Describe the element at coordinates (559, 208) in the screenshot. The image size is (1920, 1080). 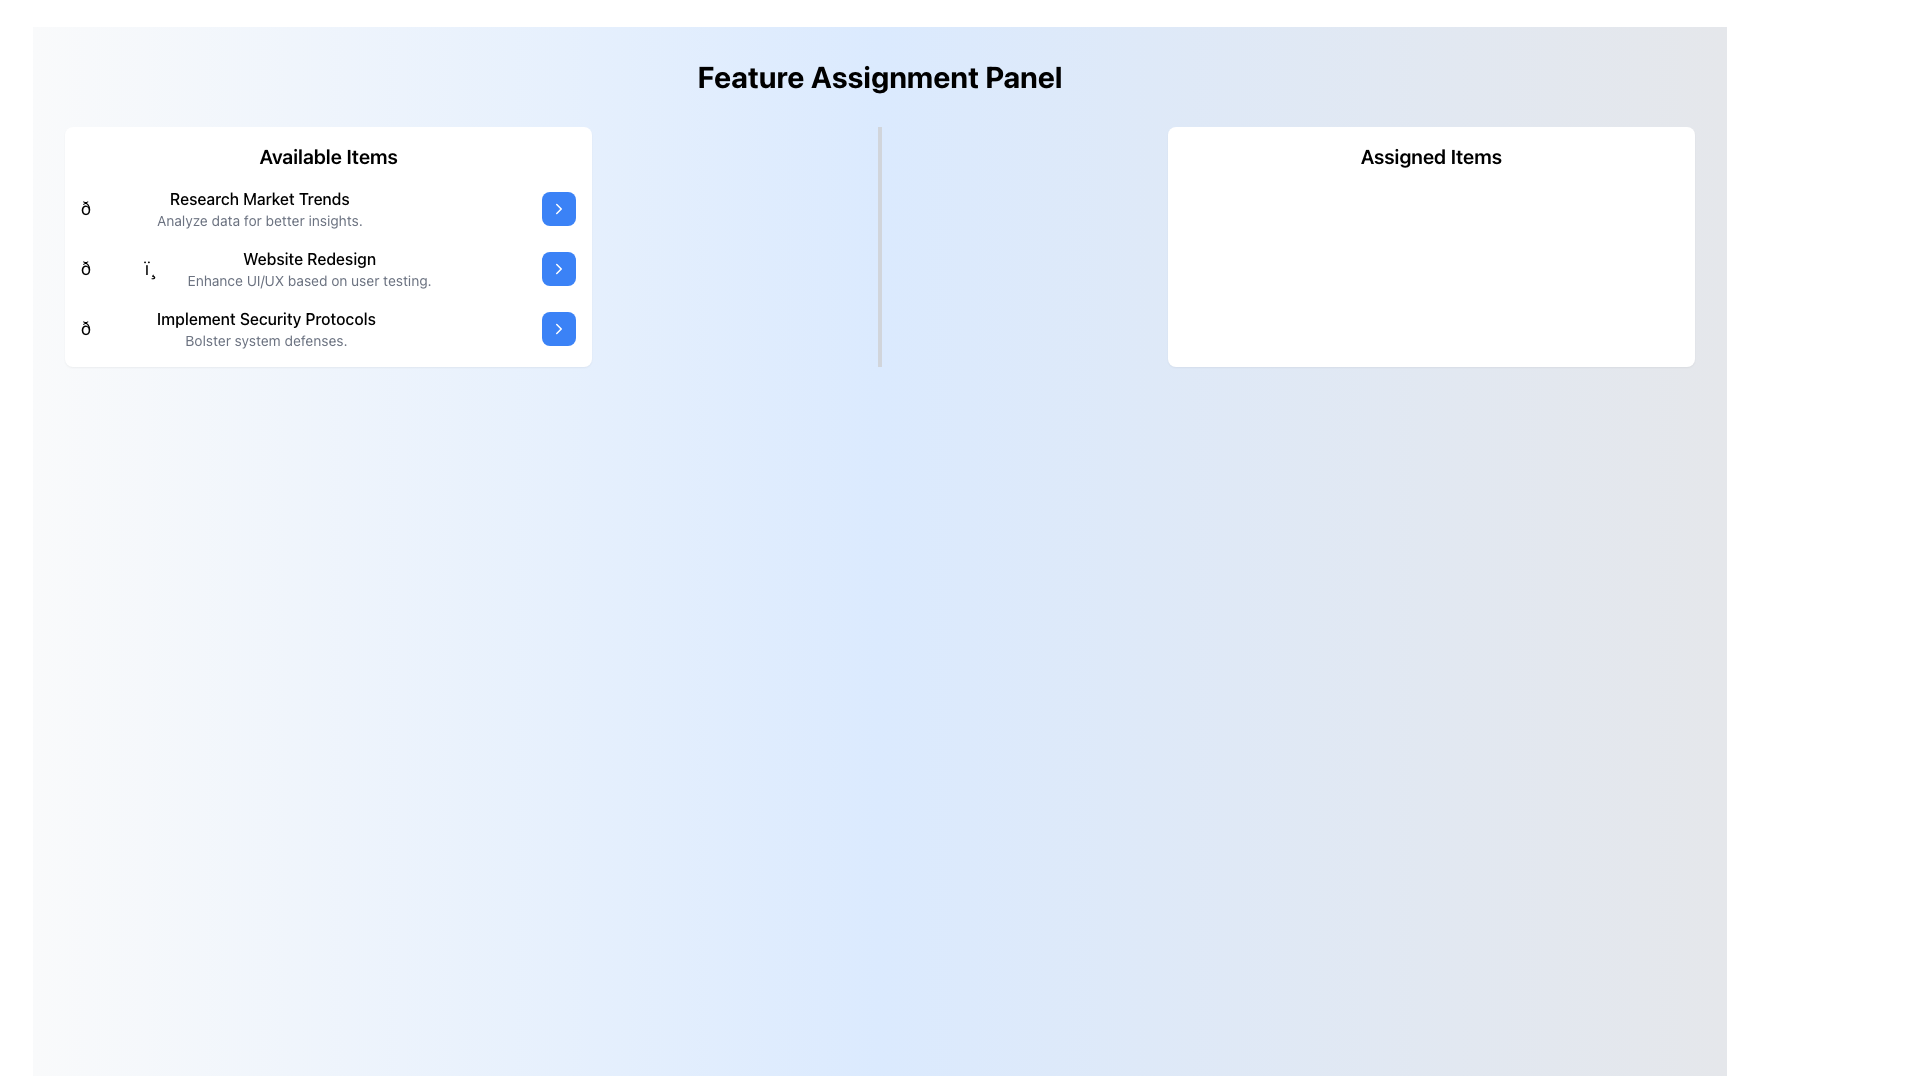
I see `the chevron icon within the rounded blue button that serves as the navigation button for the 'Website Redesign' item` at that location.